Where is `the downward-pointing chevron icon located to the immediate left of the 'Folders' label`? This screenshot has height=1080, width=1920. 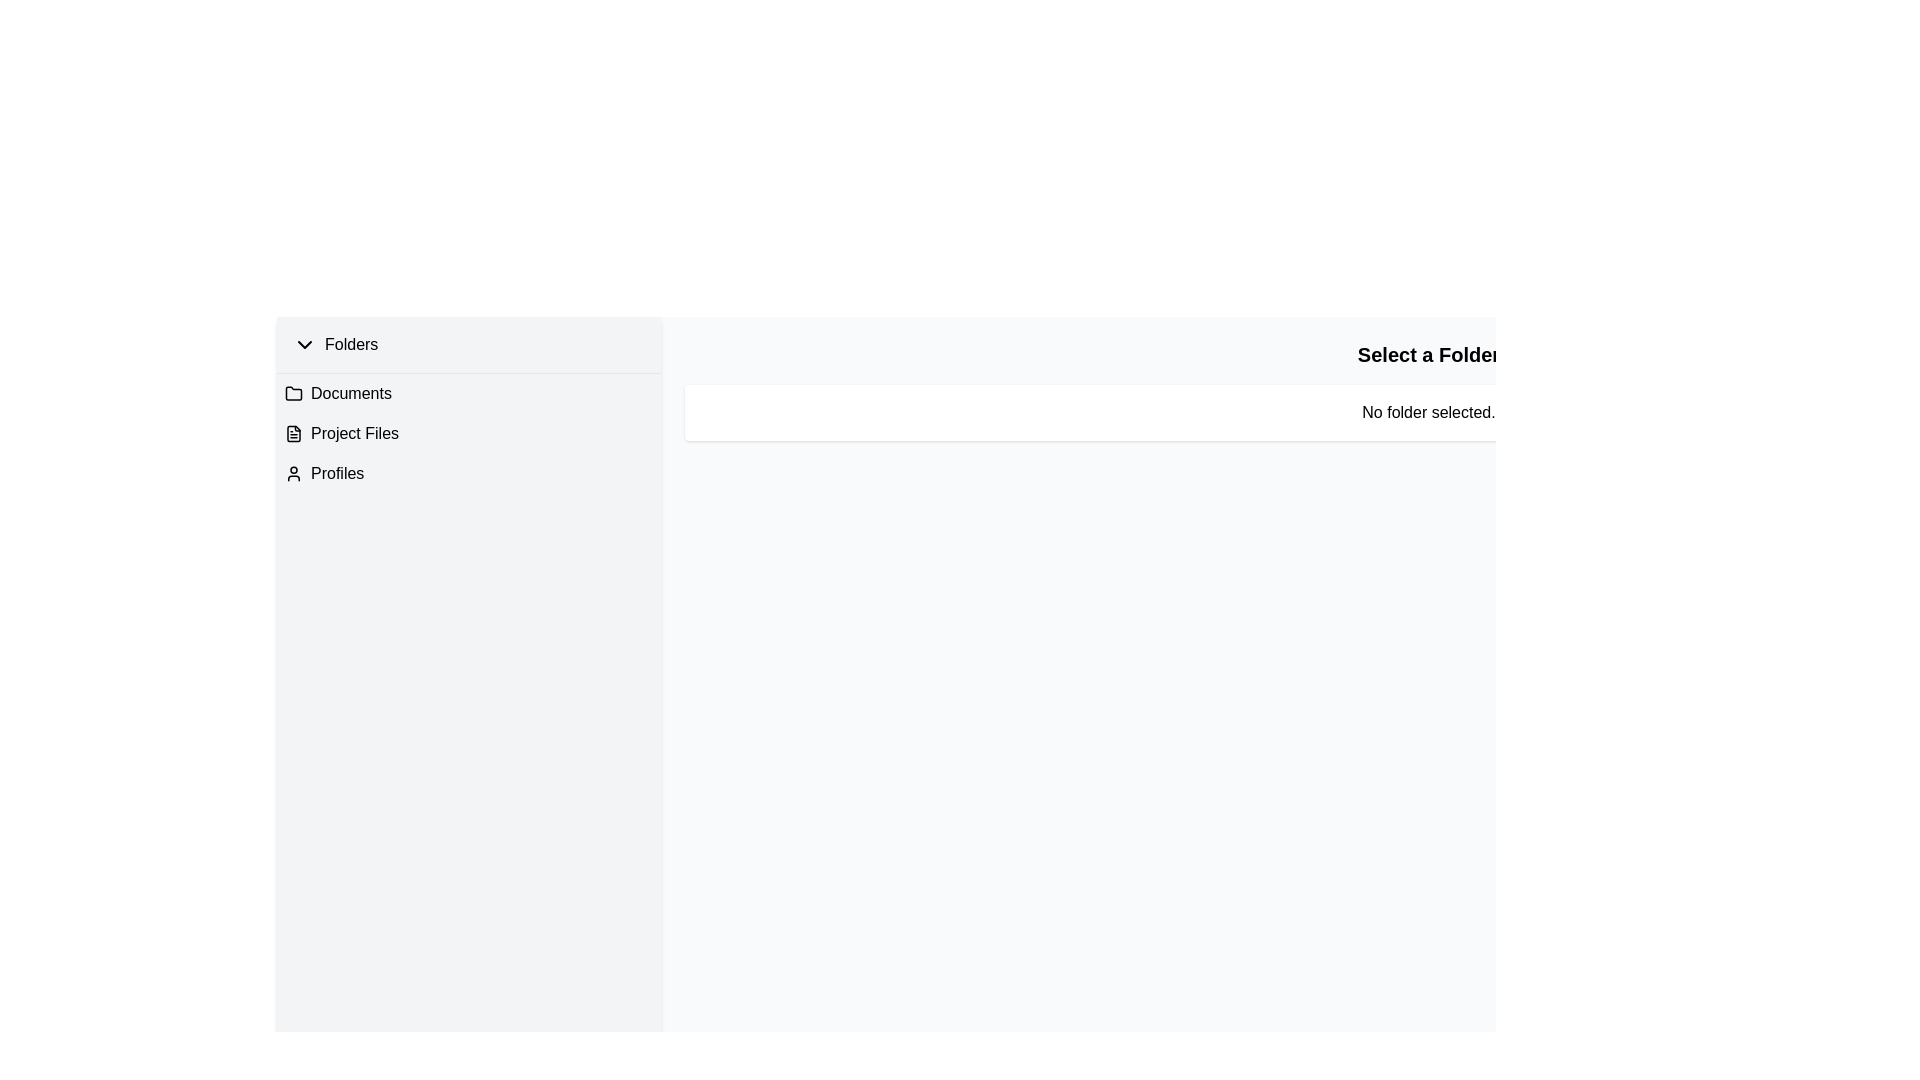
the downward-pointing chevron icon located to the immediate left of the 'Folders' label is located at coordinates (304, 343).